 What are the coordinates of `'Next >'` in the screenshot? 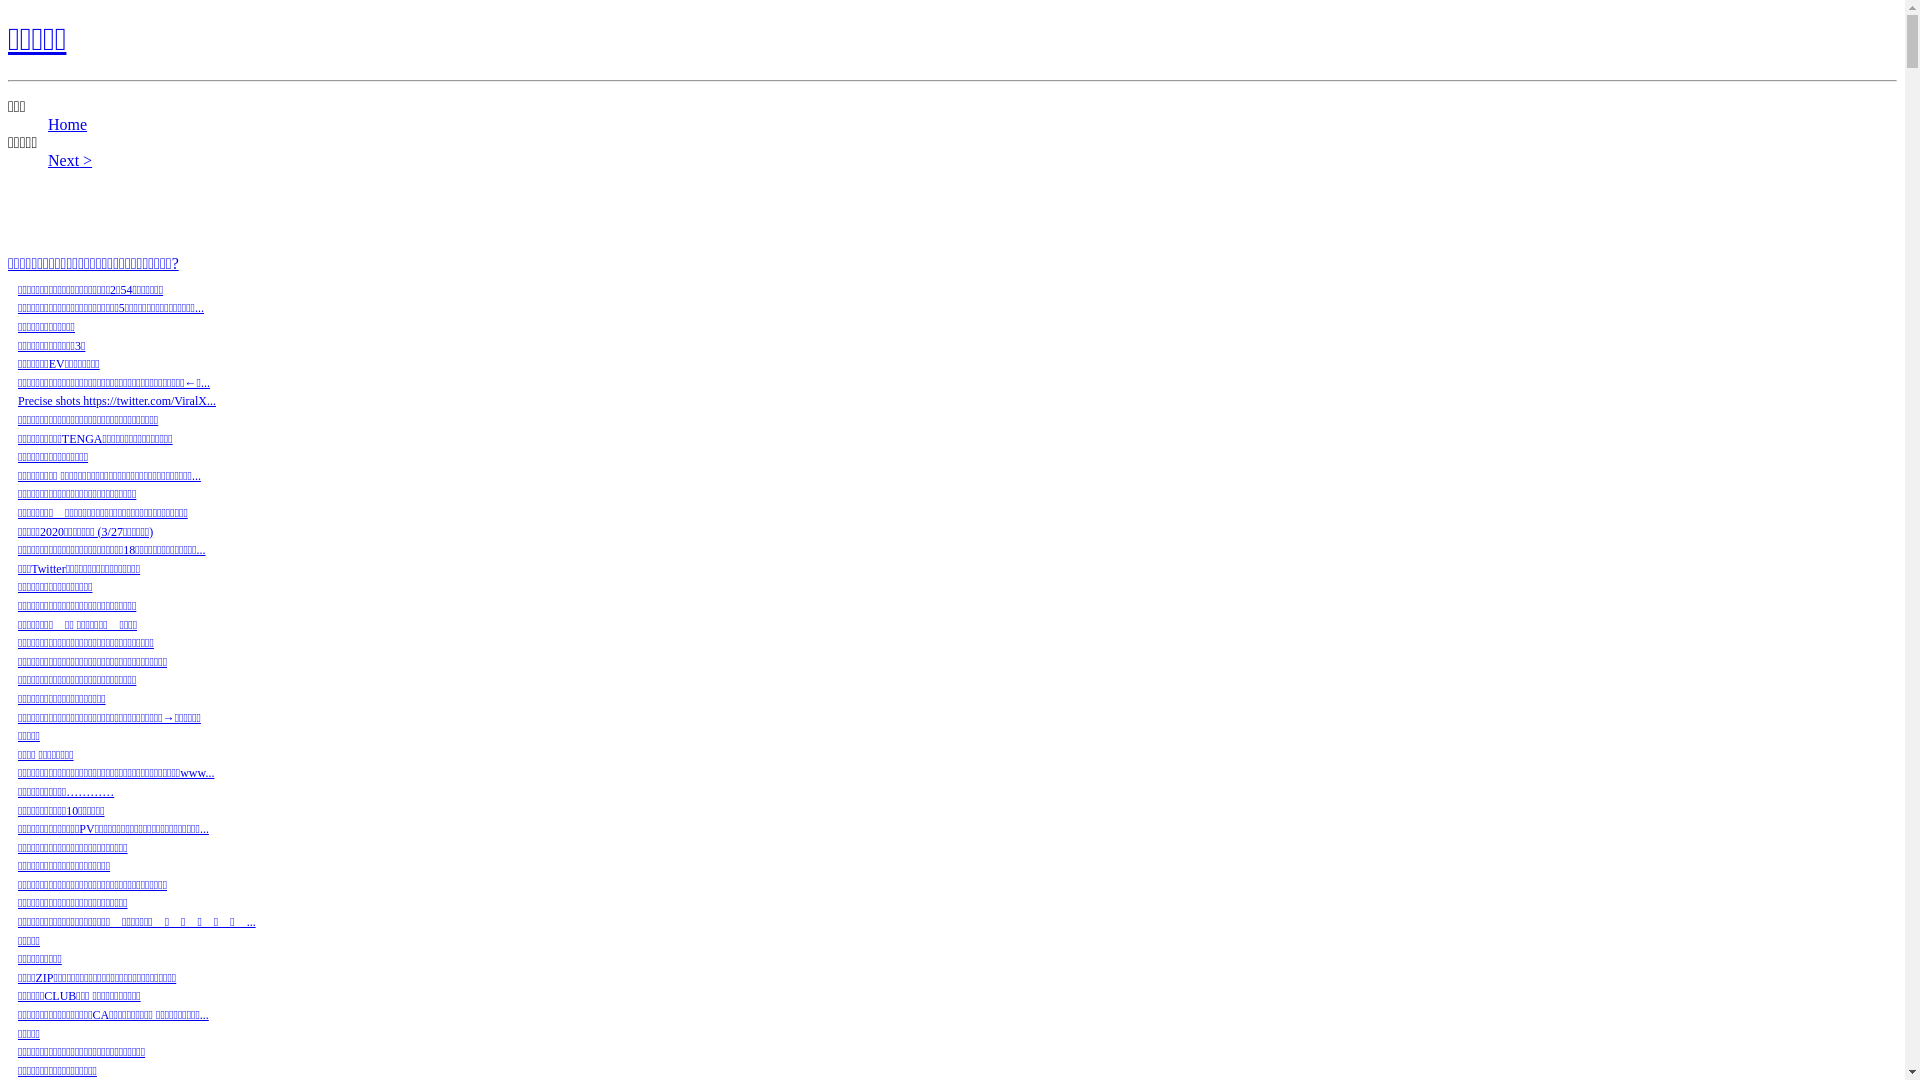 It's located at (70, 159).